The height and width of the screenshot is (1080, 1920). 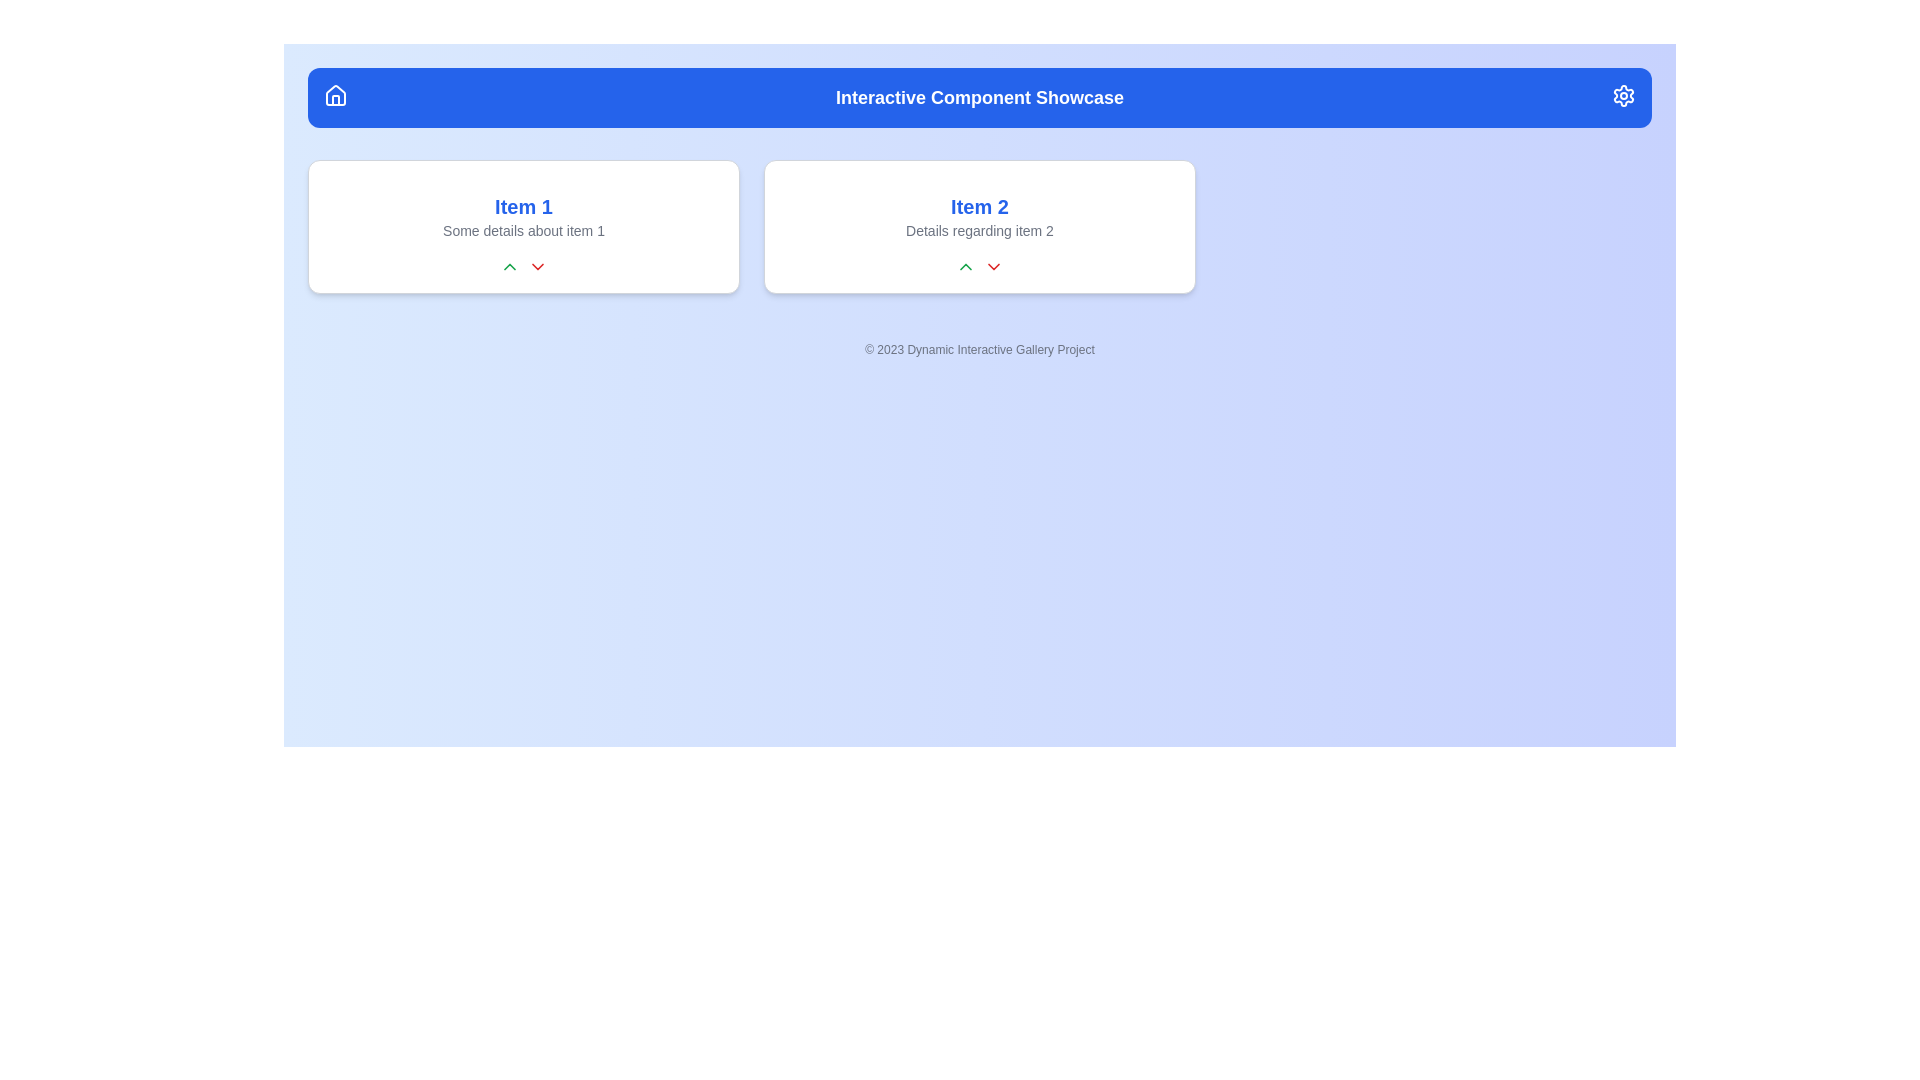 What do you see at coordinates (979, 97) in the screenshot?
I see `the Header banner element` at bounding box center [979, 97].